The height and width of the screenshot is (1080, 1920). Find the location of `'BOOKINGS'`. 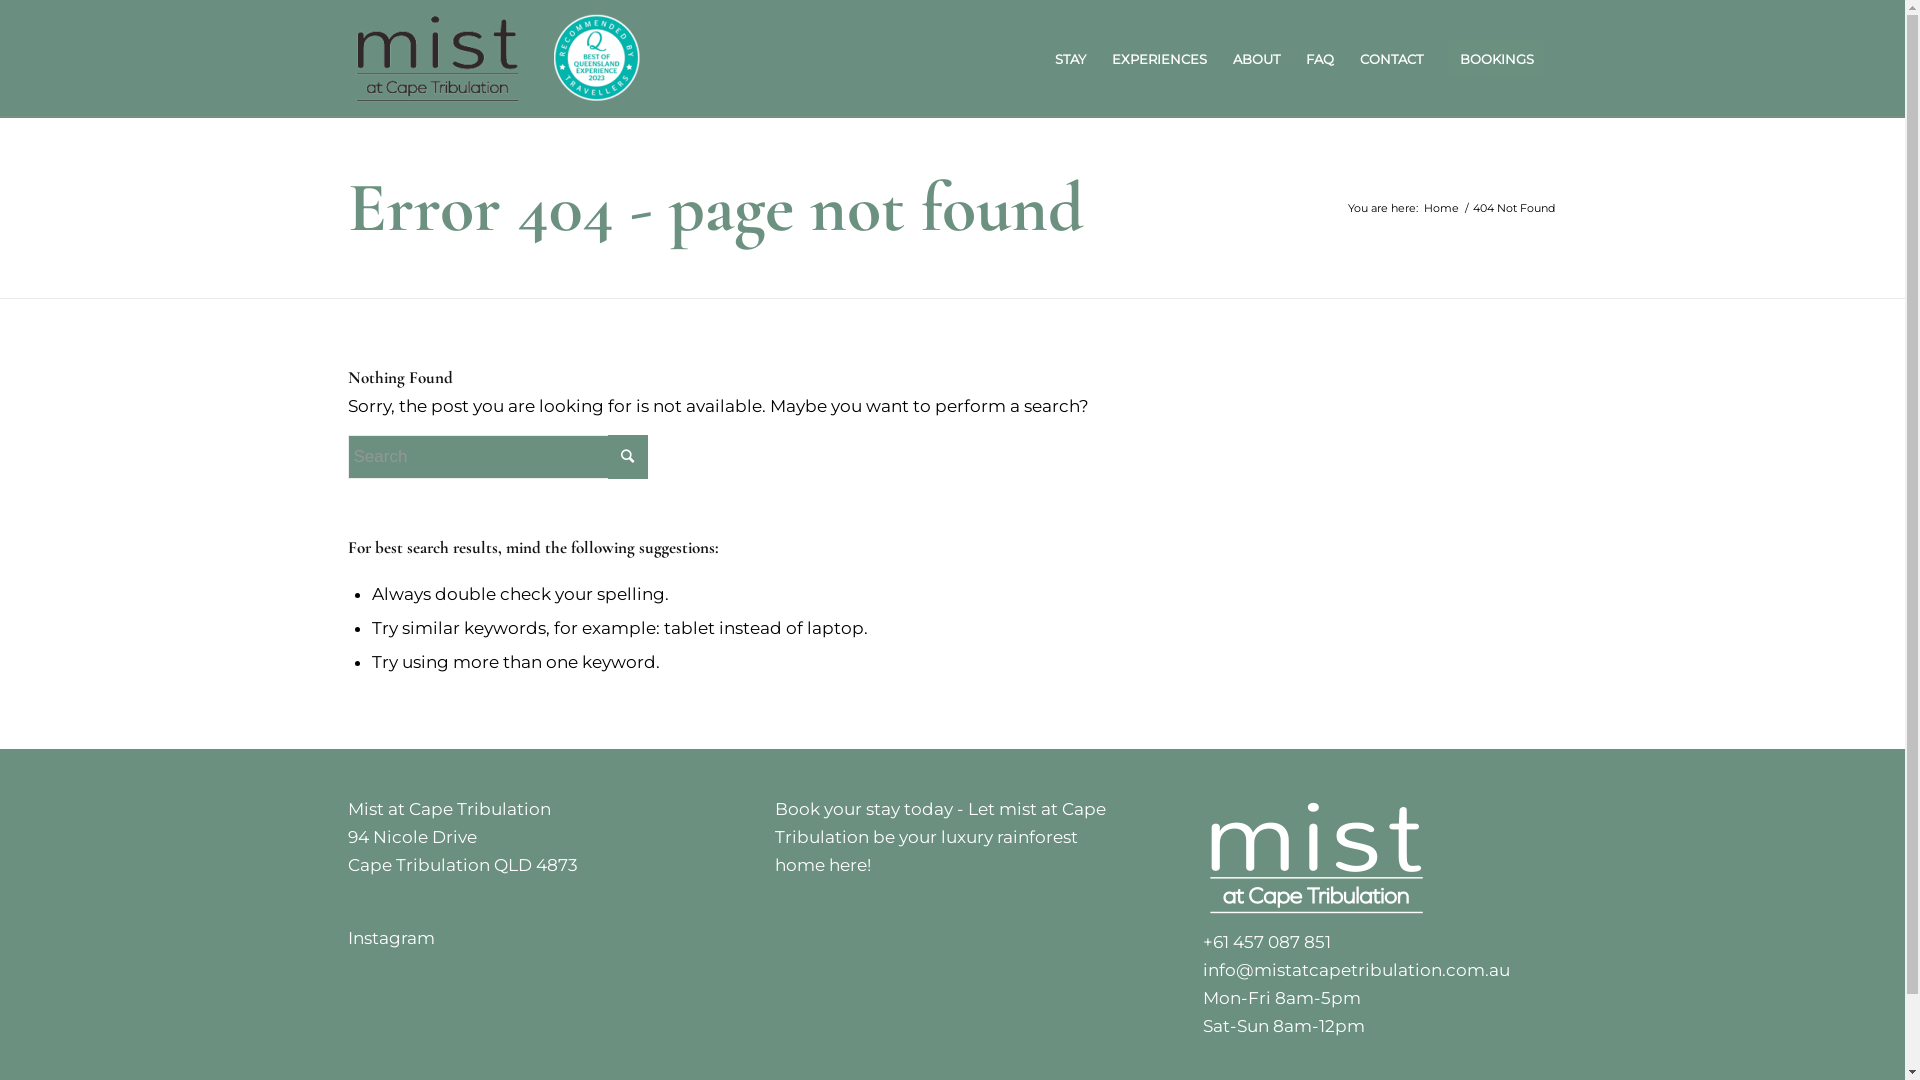

'BOOKINGS' is located at coordinates (1497, 57).